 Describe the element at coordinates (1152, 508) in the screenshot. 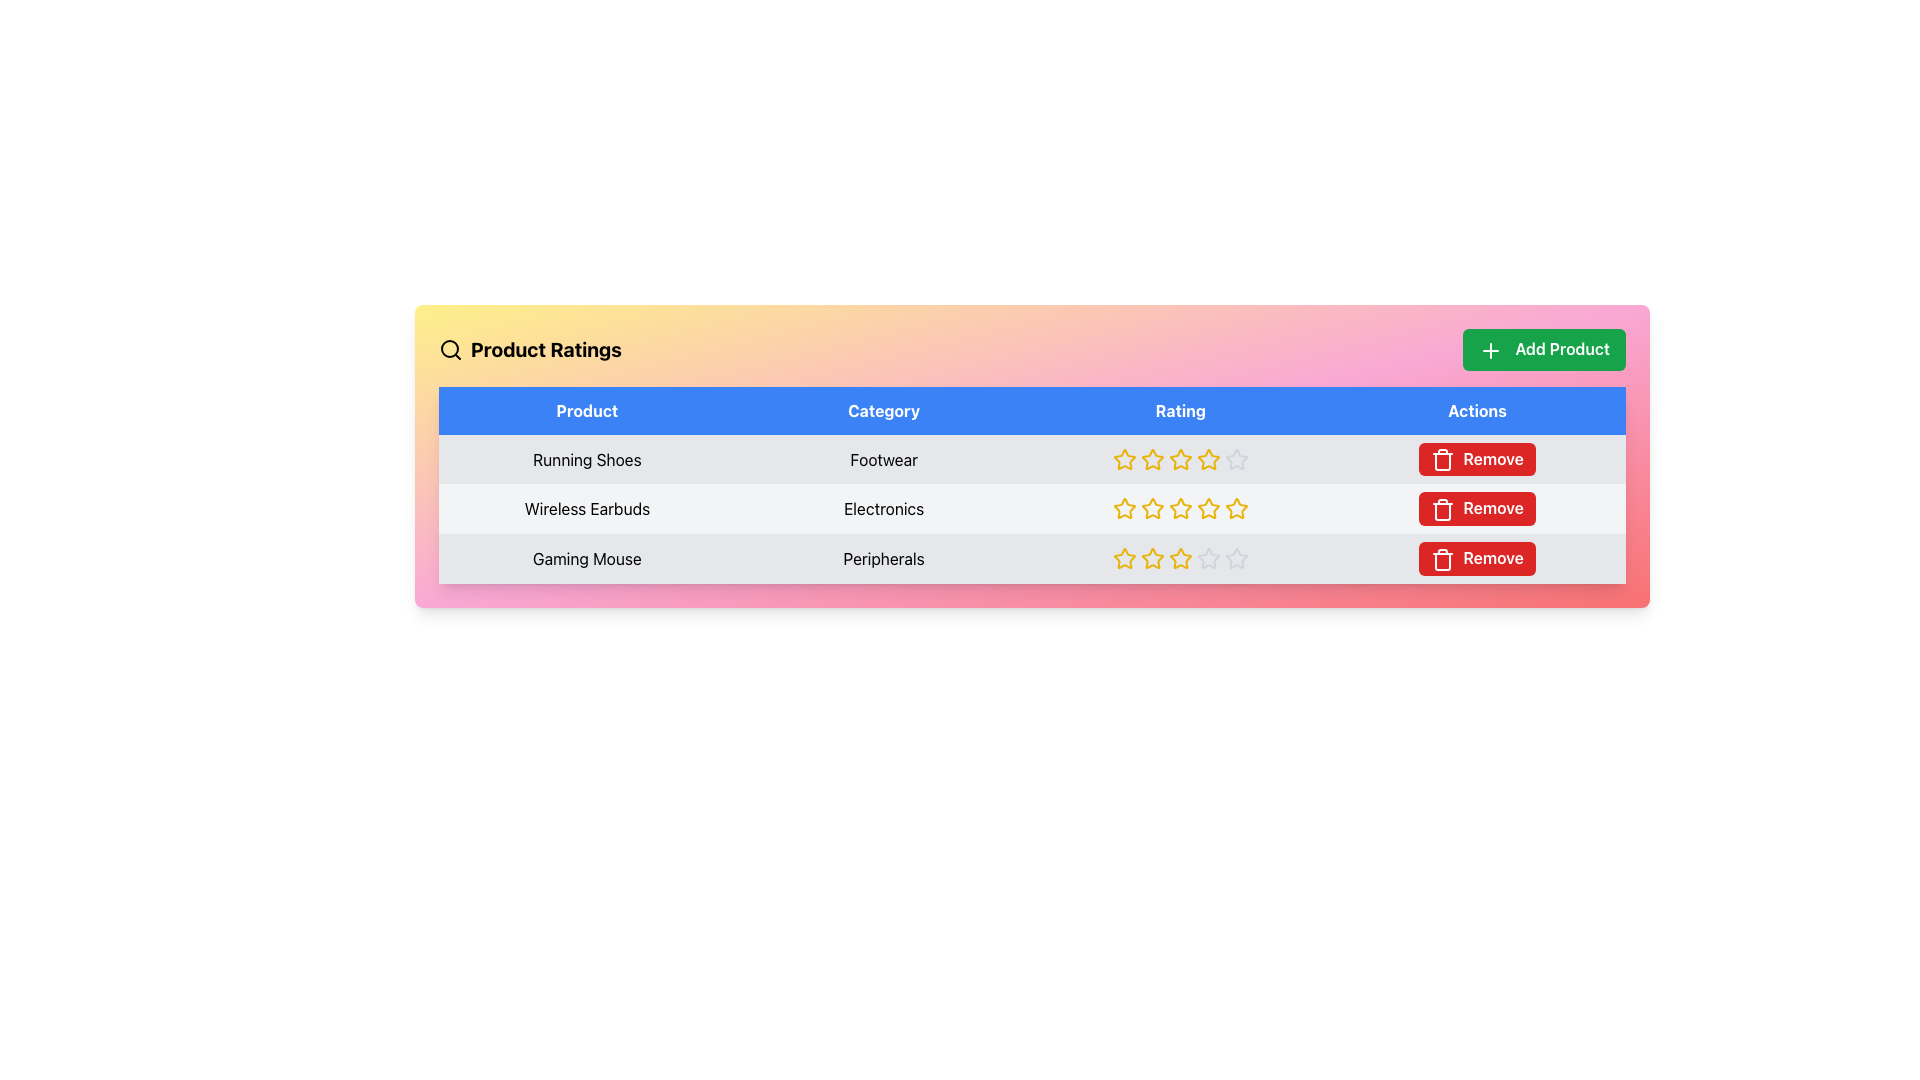

I see `the yellow star icon in the 'Rating' column for the 'Wireless Earbuds' product` at that location.